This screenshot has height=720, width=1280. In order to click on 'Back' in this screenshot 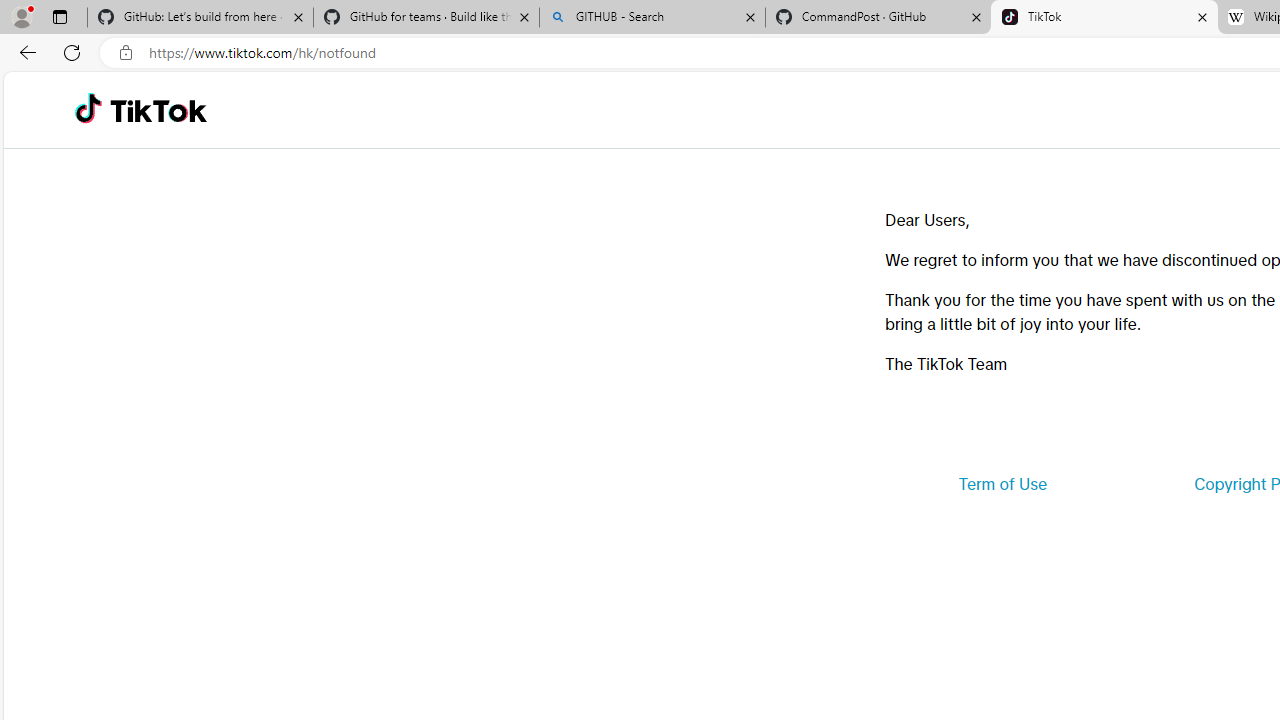, I will do `click(24, 51)`.